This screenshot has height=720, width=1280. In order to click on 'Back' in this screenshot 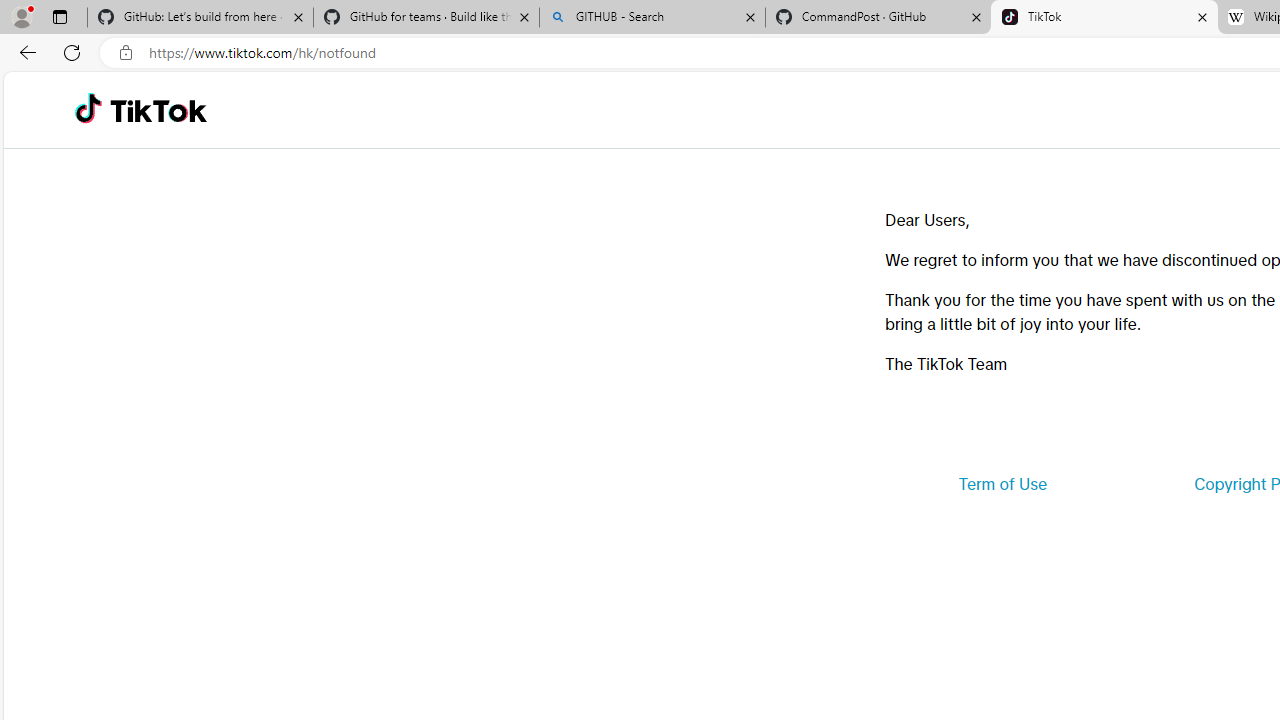, I will do `click(24, 51)`.